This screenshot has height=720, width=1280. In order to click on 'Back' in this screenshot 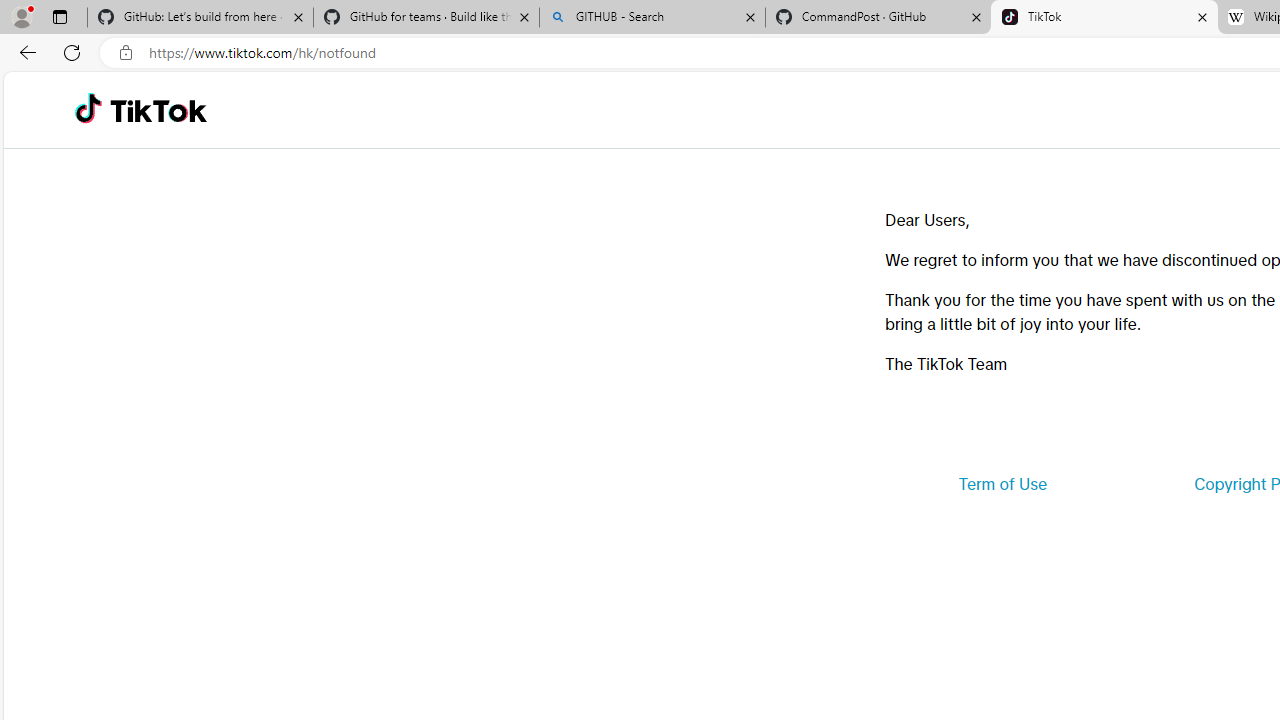, I will do `click(24, 51)`.